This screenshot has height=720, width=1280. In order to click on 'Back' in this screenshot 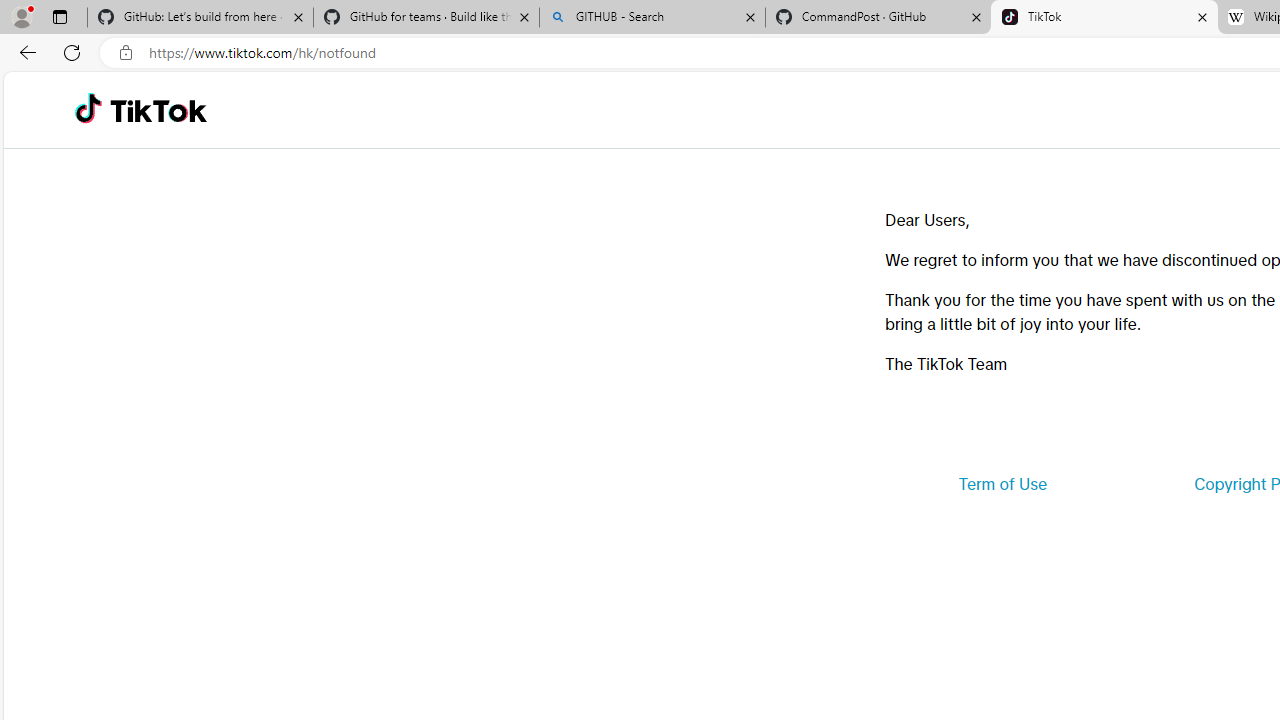, I will do `click(24, 51)`.